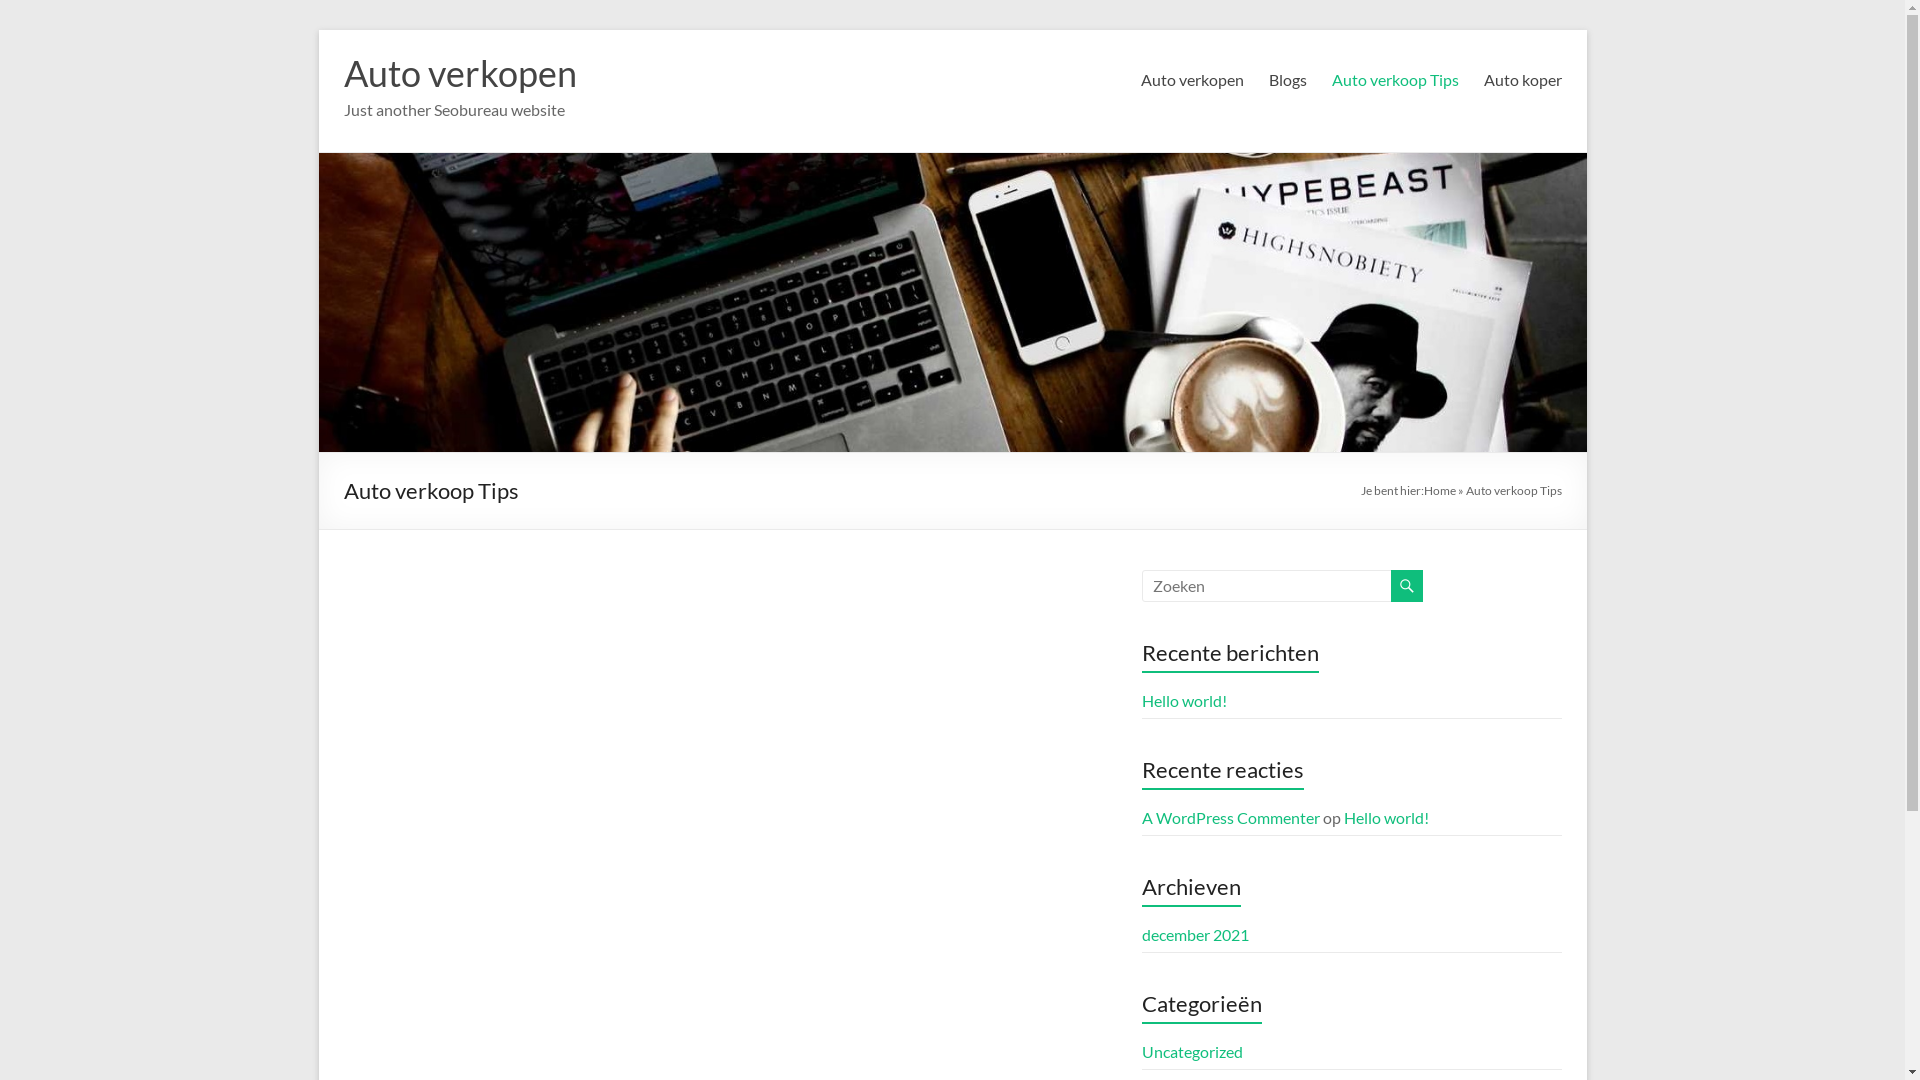  I want to click on 'Uncategorized', so click(1142, 1050).